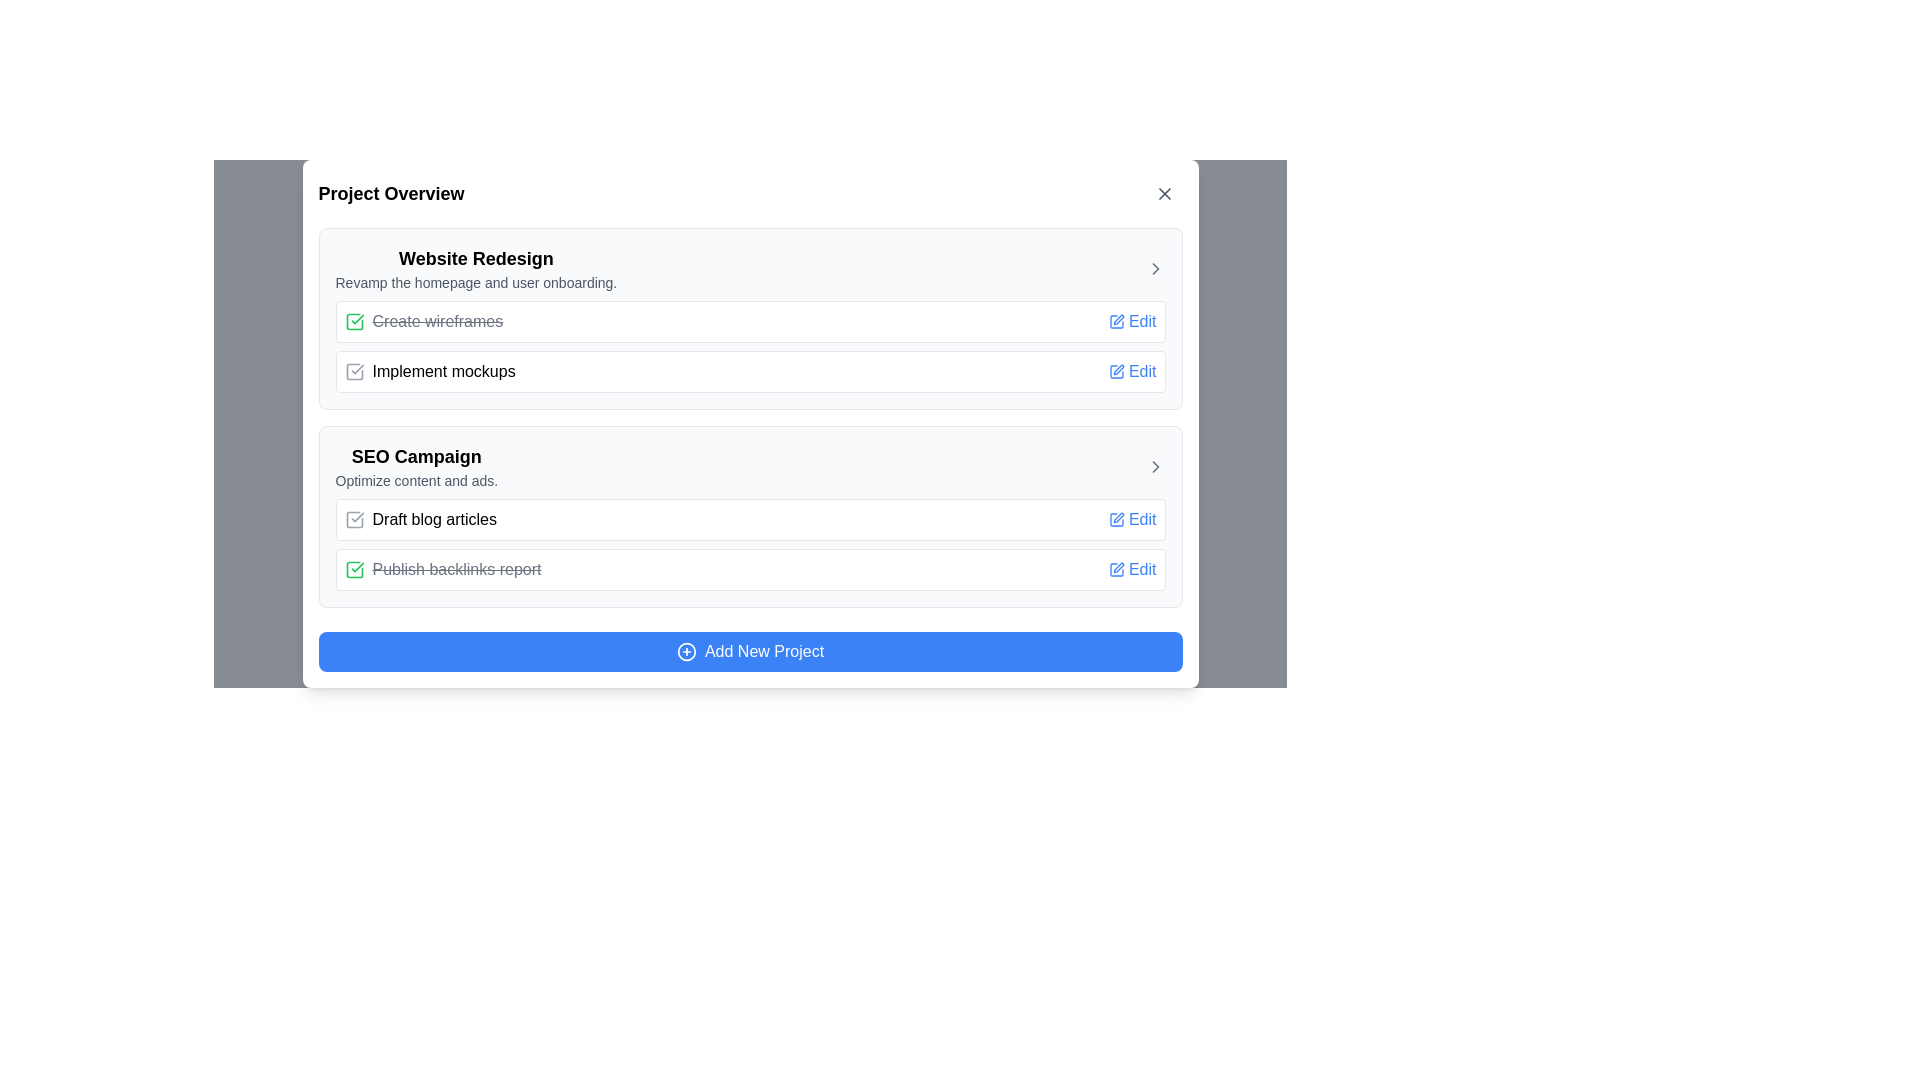 This screenshot has height=1080, width=1920. Describe the element at coordinates (354, 320) in the screenshot. I see `the green checked square SVG icon located to the left of the 'Create wireframes' text in the 'Website Redesign' section` at that location.